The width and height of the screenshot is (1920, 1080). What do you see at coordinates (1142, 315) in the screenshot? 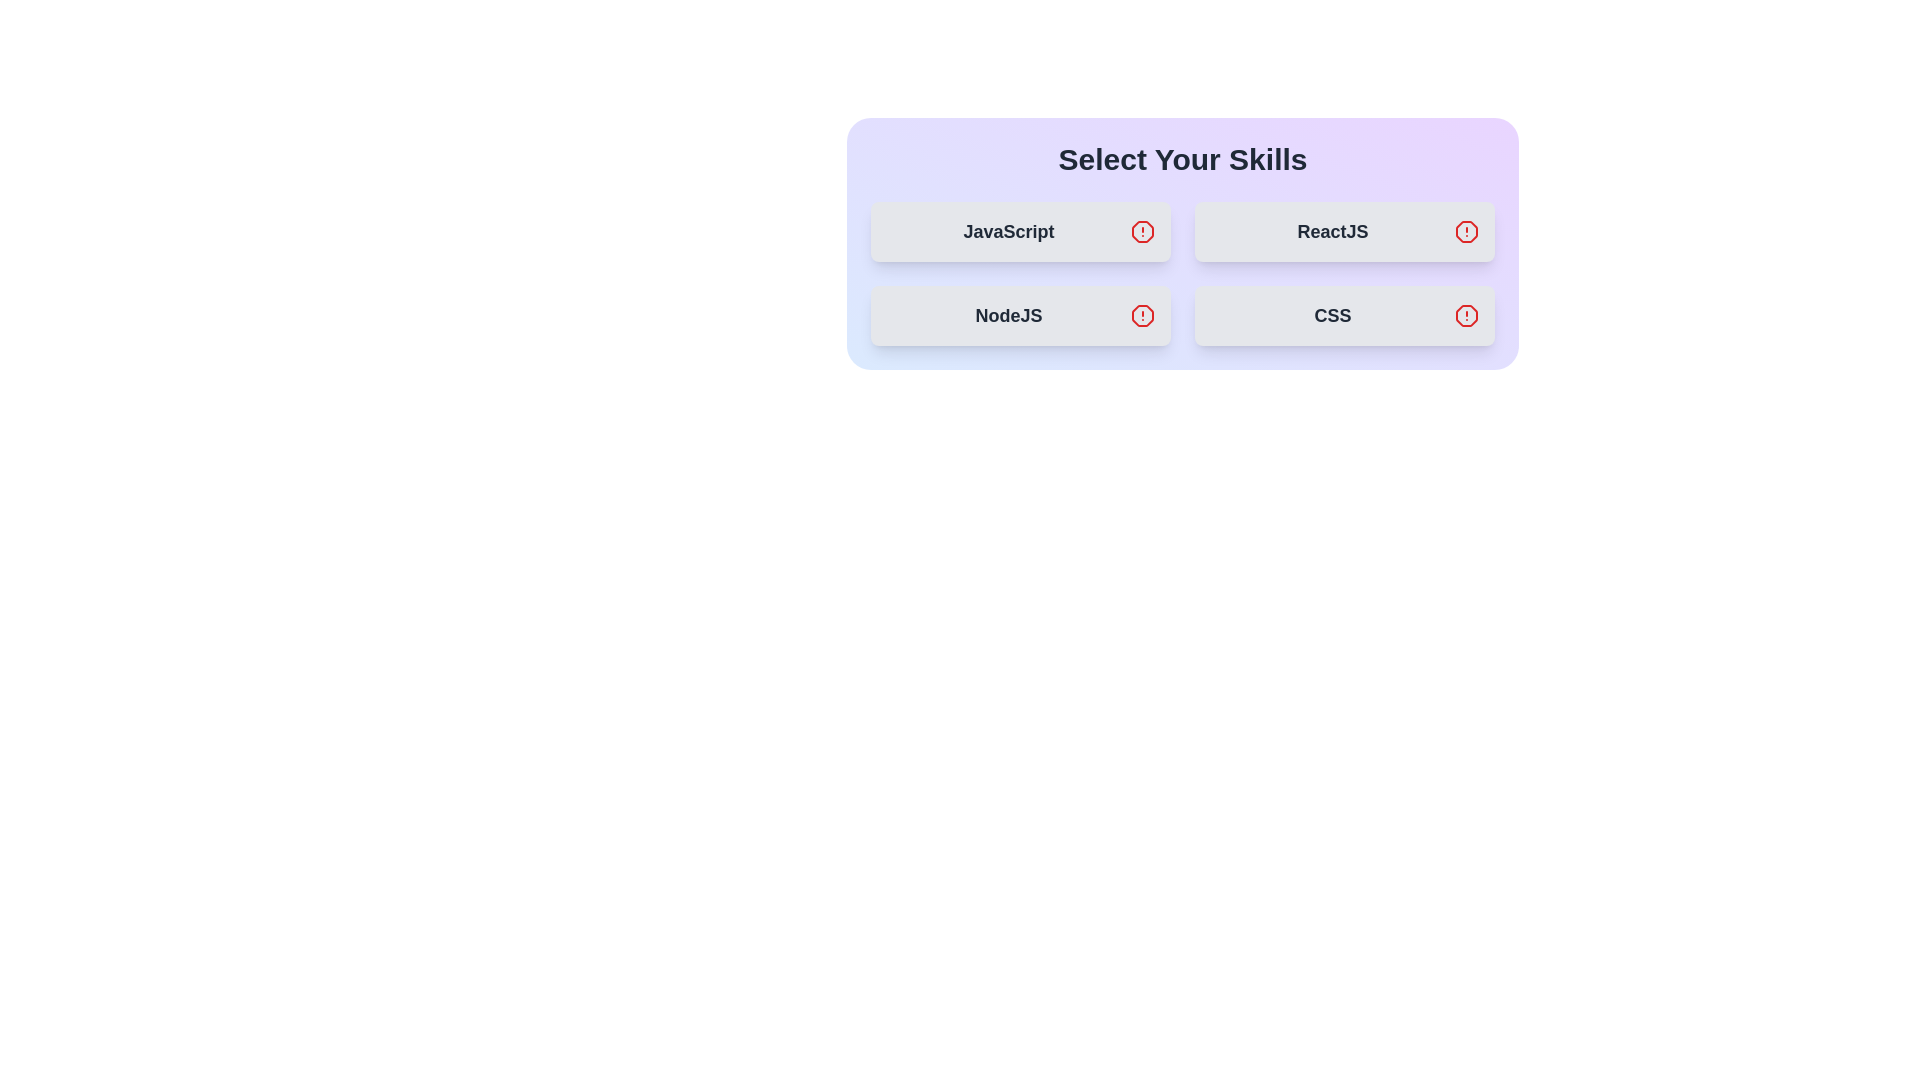
I see `the icon associated with the skill NodeJS` at bounding box center [1142, 315].